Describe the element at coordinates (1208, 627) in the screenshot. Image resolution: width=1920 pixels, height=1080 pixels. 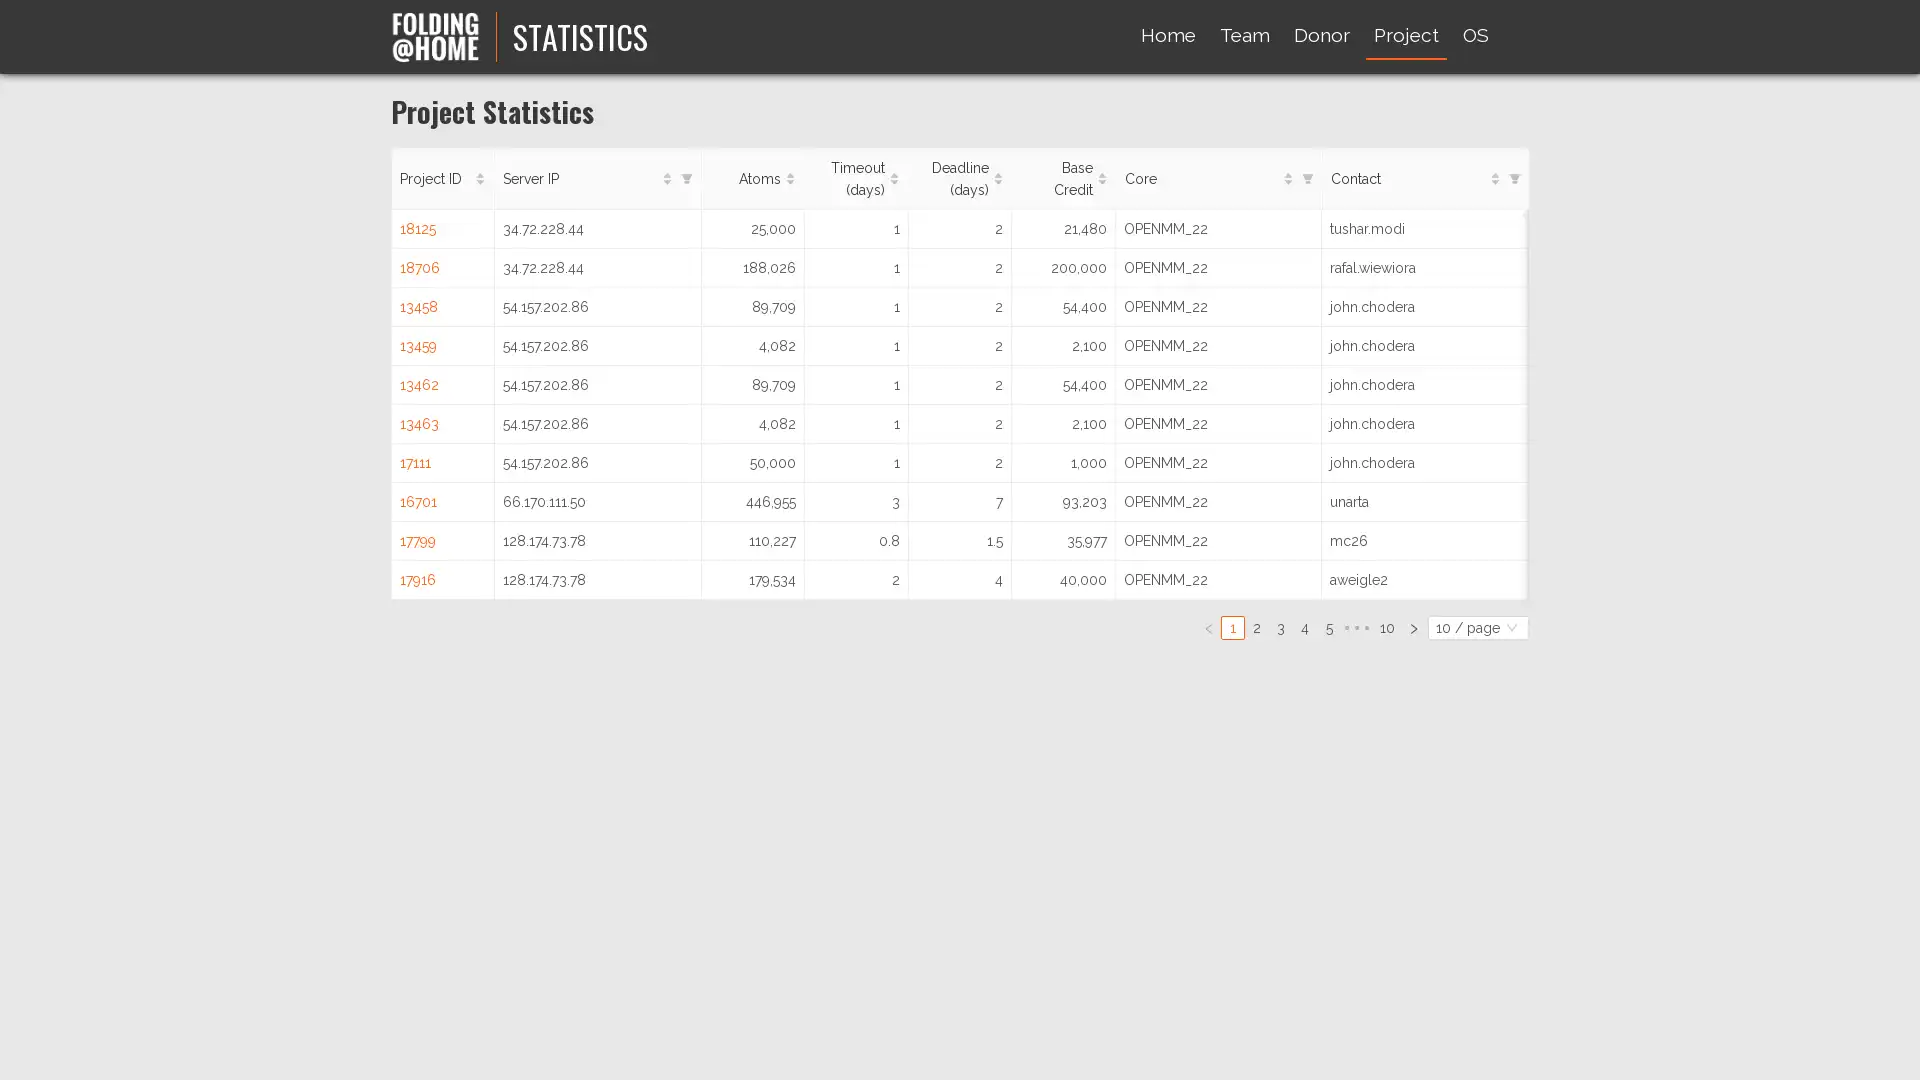
I see `left` at that location.